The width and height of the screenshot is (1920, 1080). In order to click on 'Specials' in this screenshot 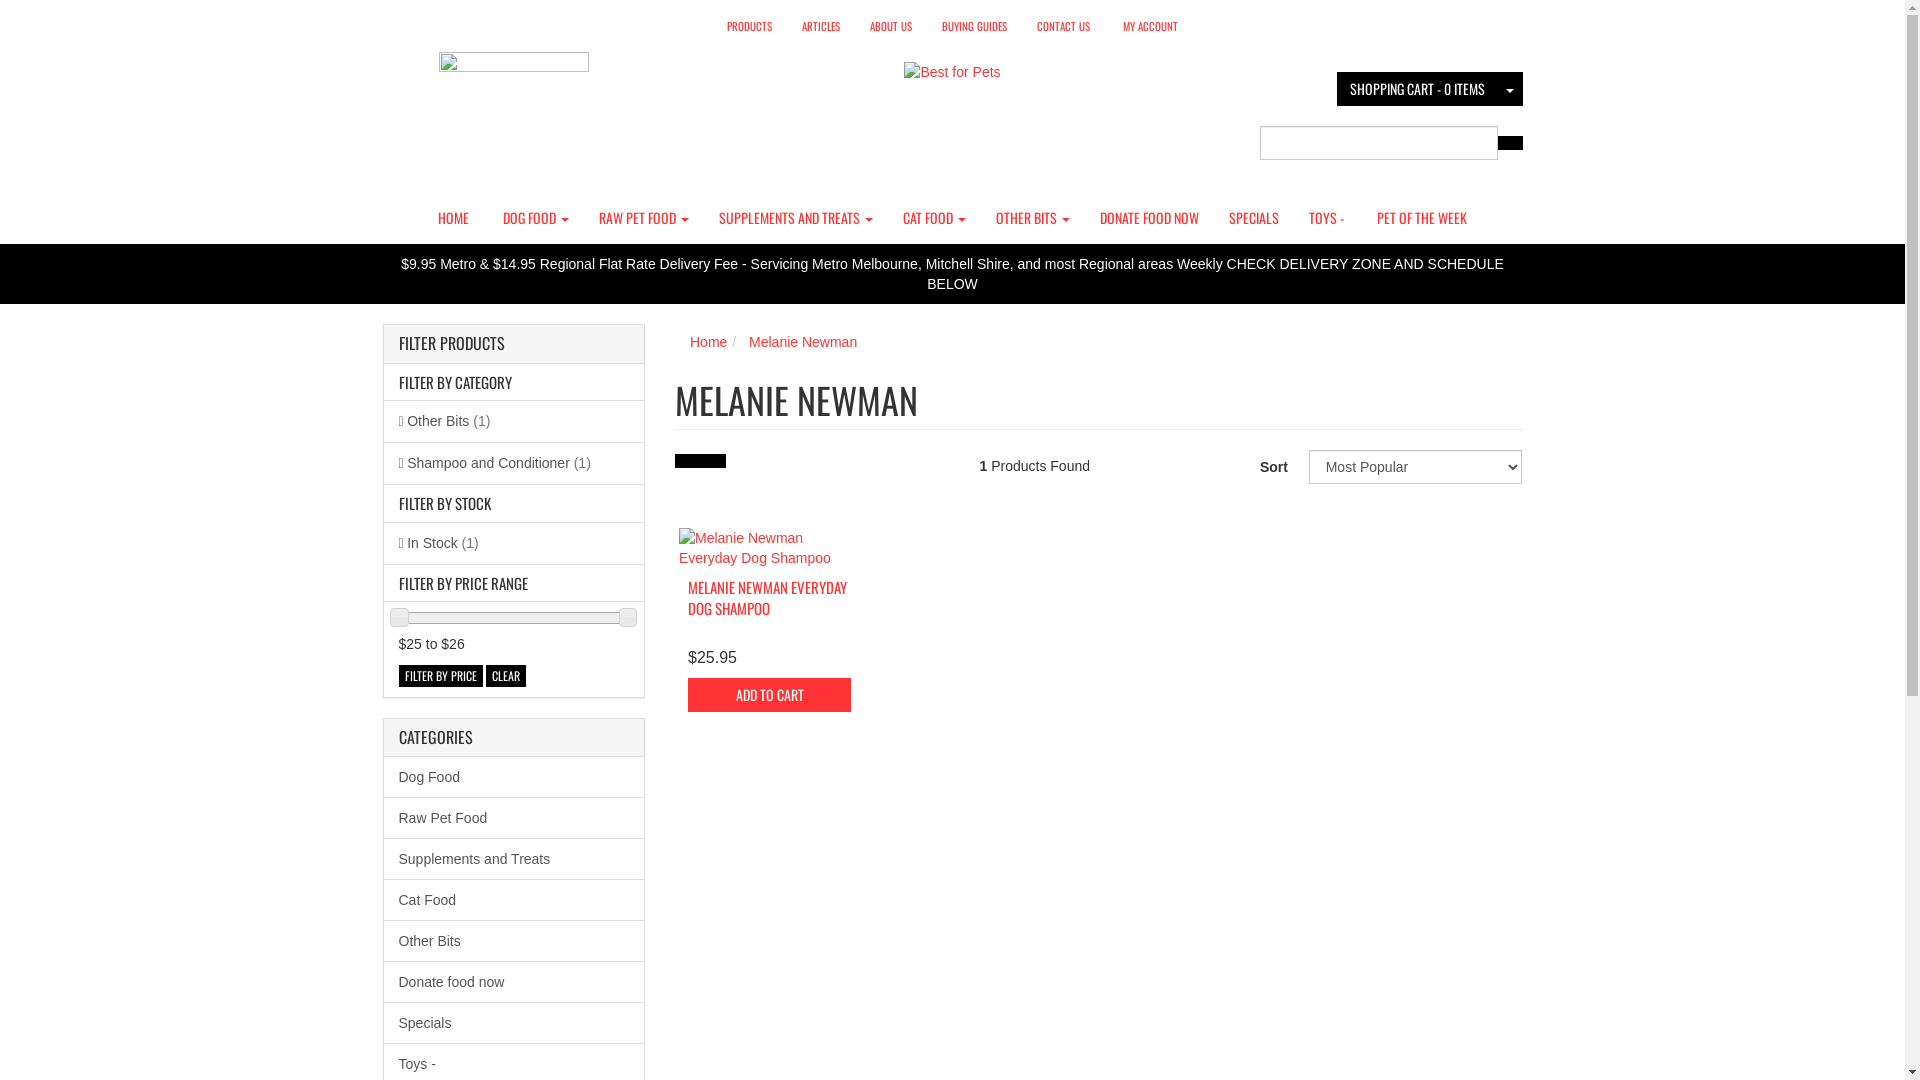, I will do `click(514, 1022)`.